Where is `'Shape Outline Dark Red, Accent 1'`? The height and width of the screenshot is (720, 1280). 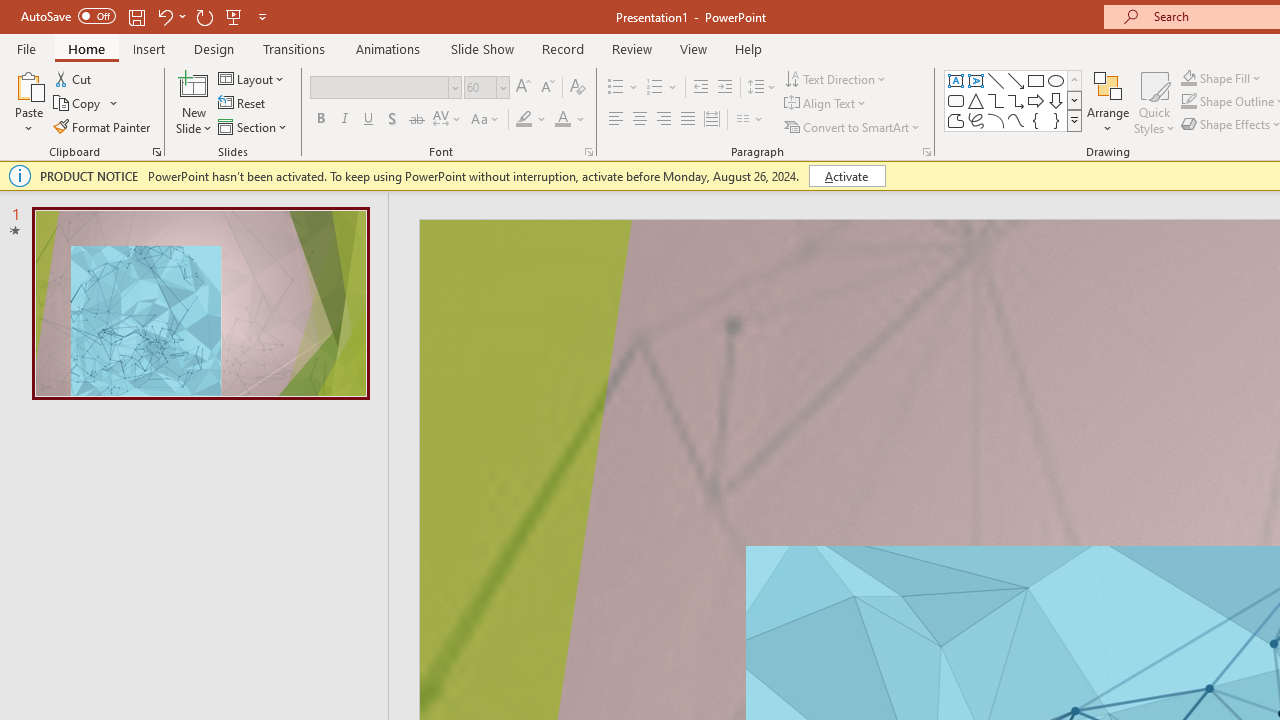
'Shape Outline Dark Red, Accent 1' is located at coordinates (1189, 101).